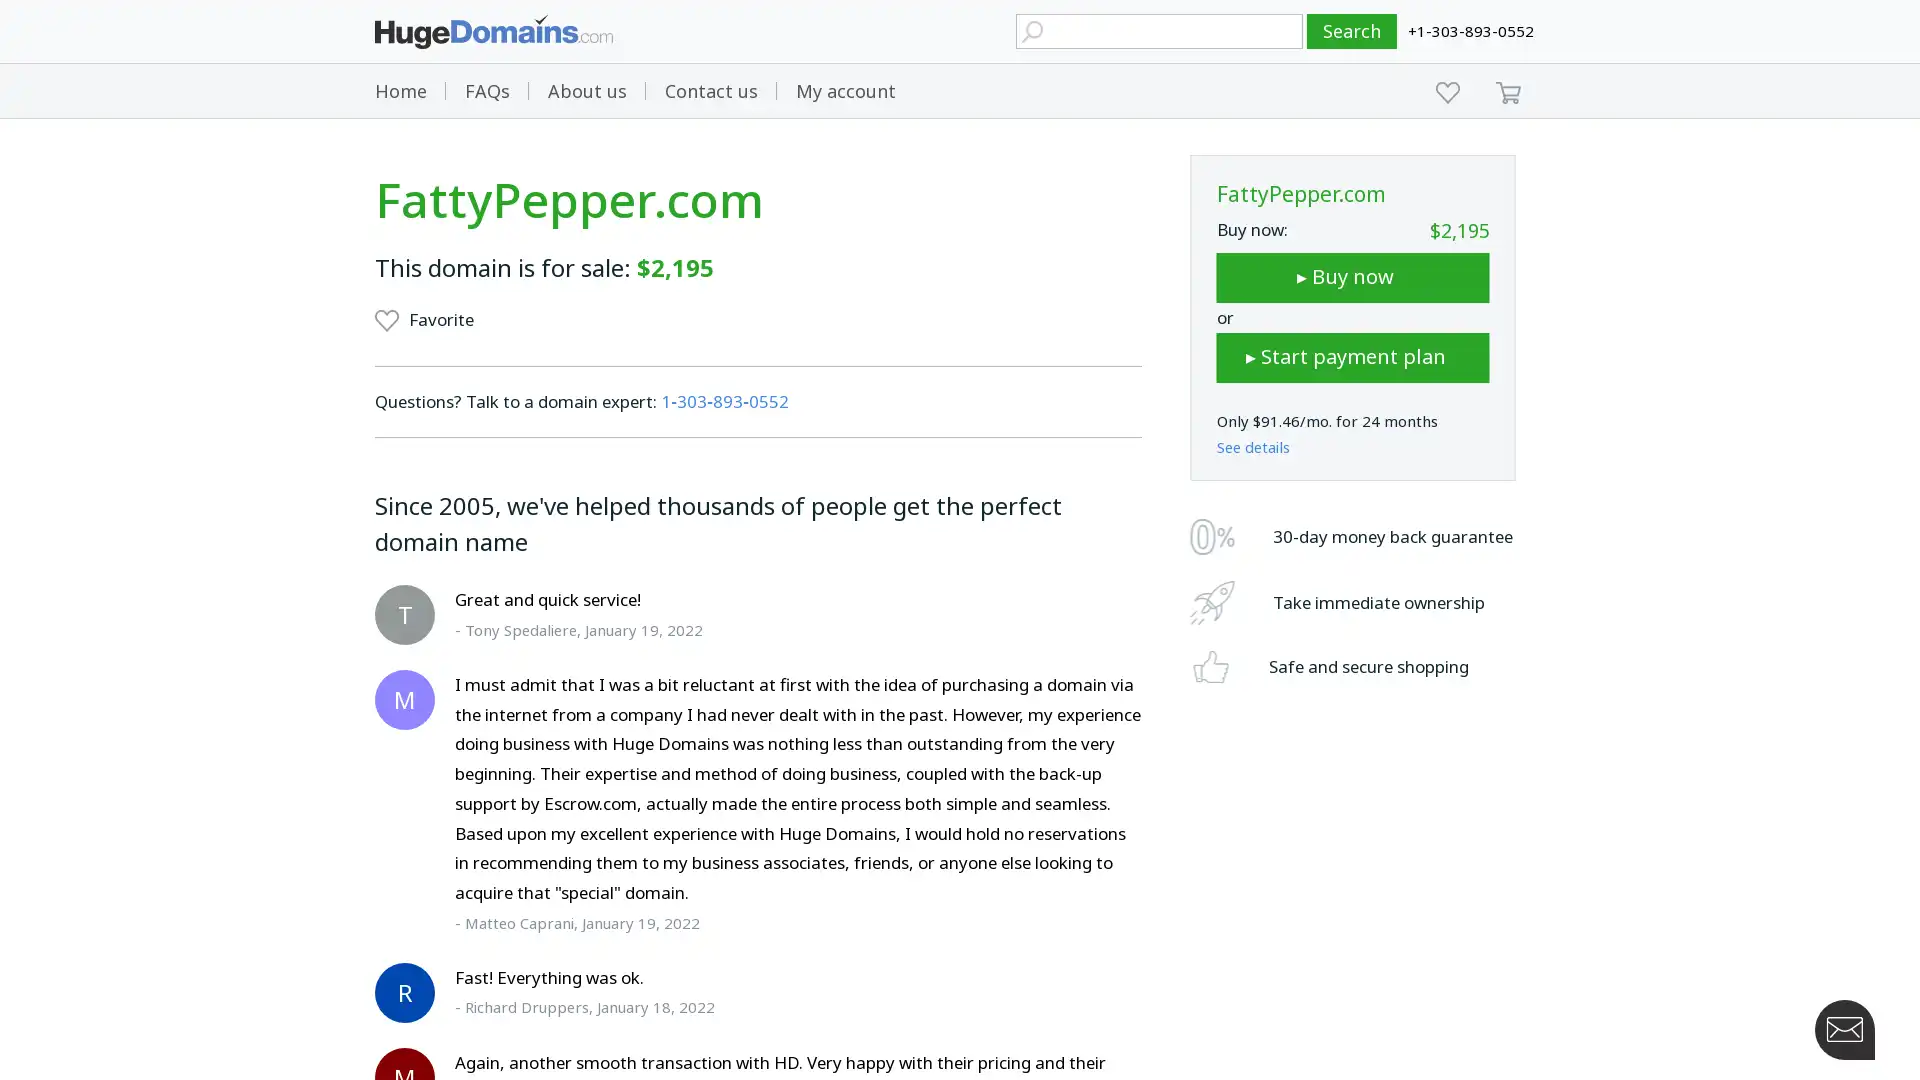 This screenshot has width=1920, height=1080. What do you see at coordinates (1352, 31) in the screenshot?
I see `Search` at bounding box center [1352, 31].